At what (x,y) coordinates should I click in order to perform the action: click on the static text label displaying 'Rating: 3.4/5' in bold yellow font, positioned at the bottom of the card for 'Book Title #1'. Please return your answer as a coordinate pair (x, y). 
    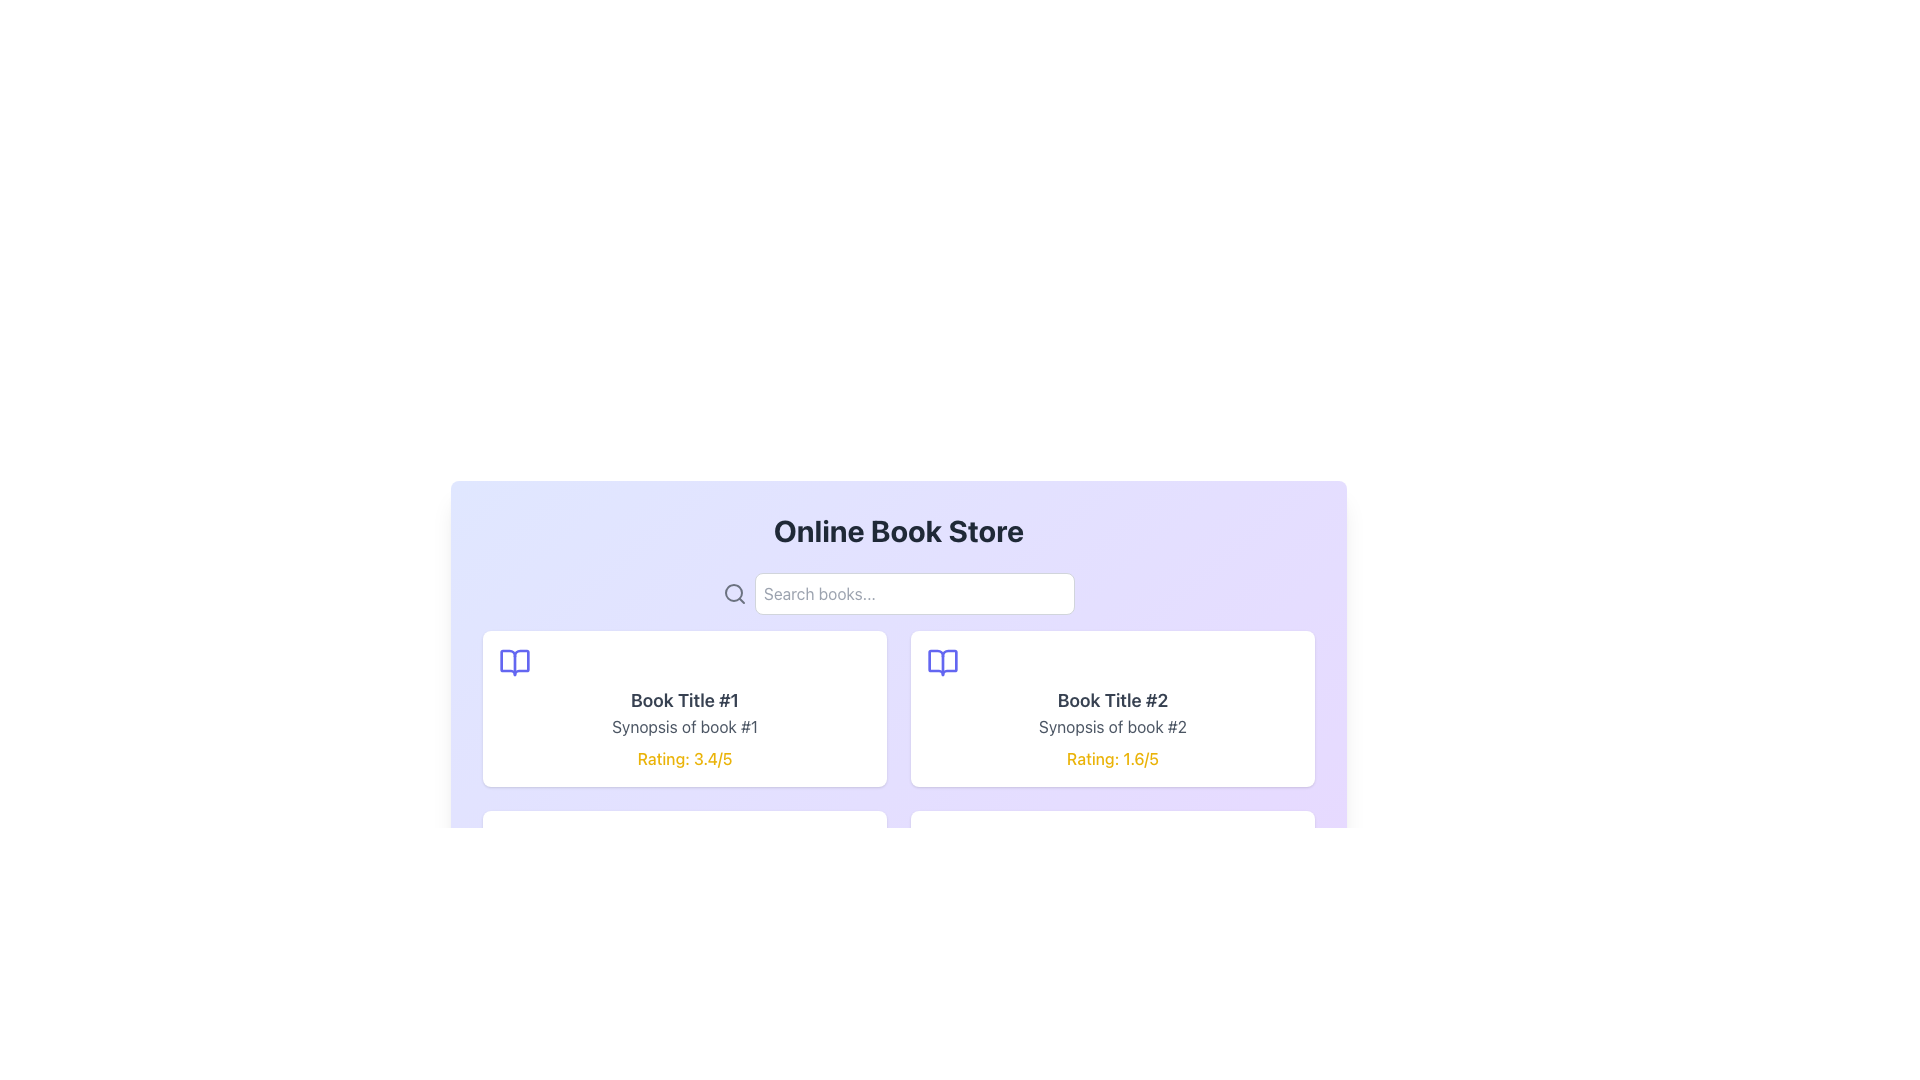
    Looking at the image, I should click on (685, 759).